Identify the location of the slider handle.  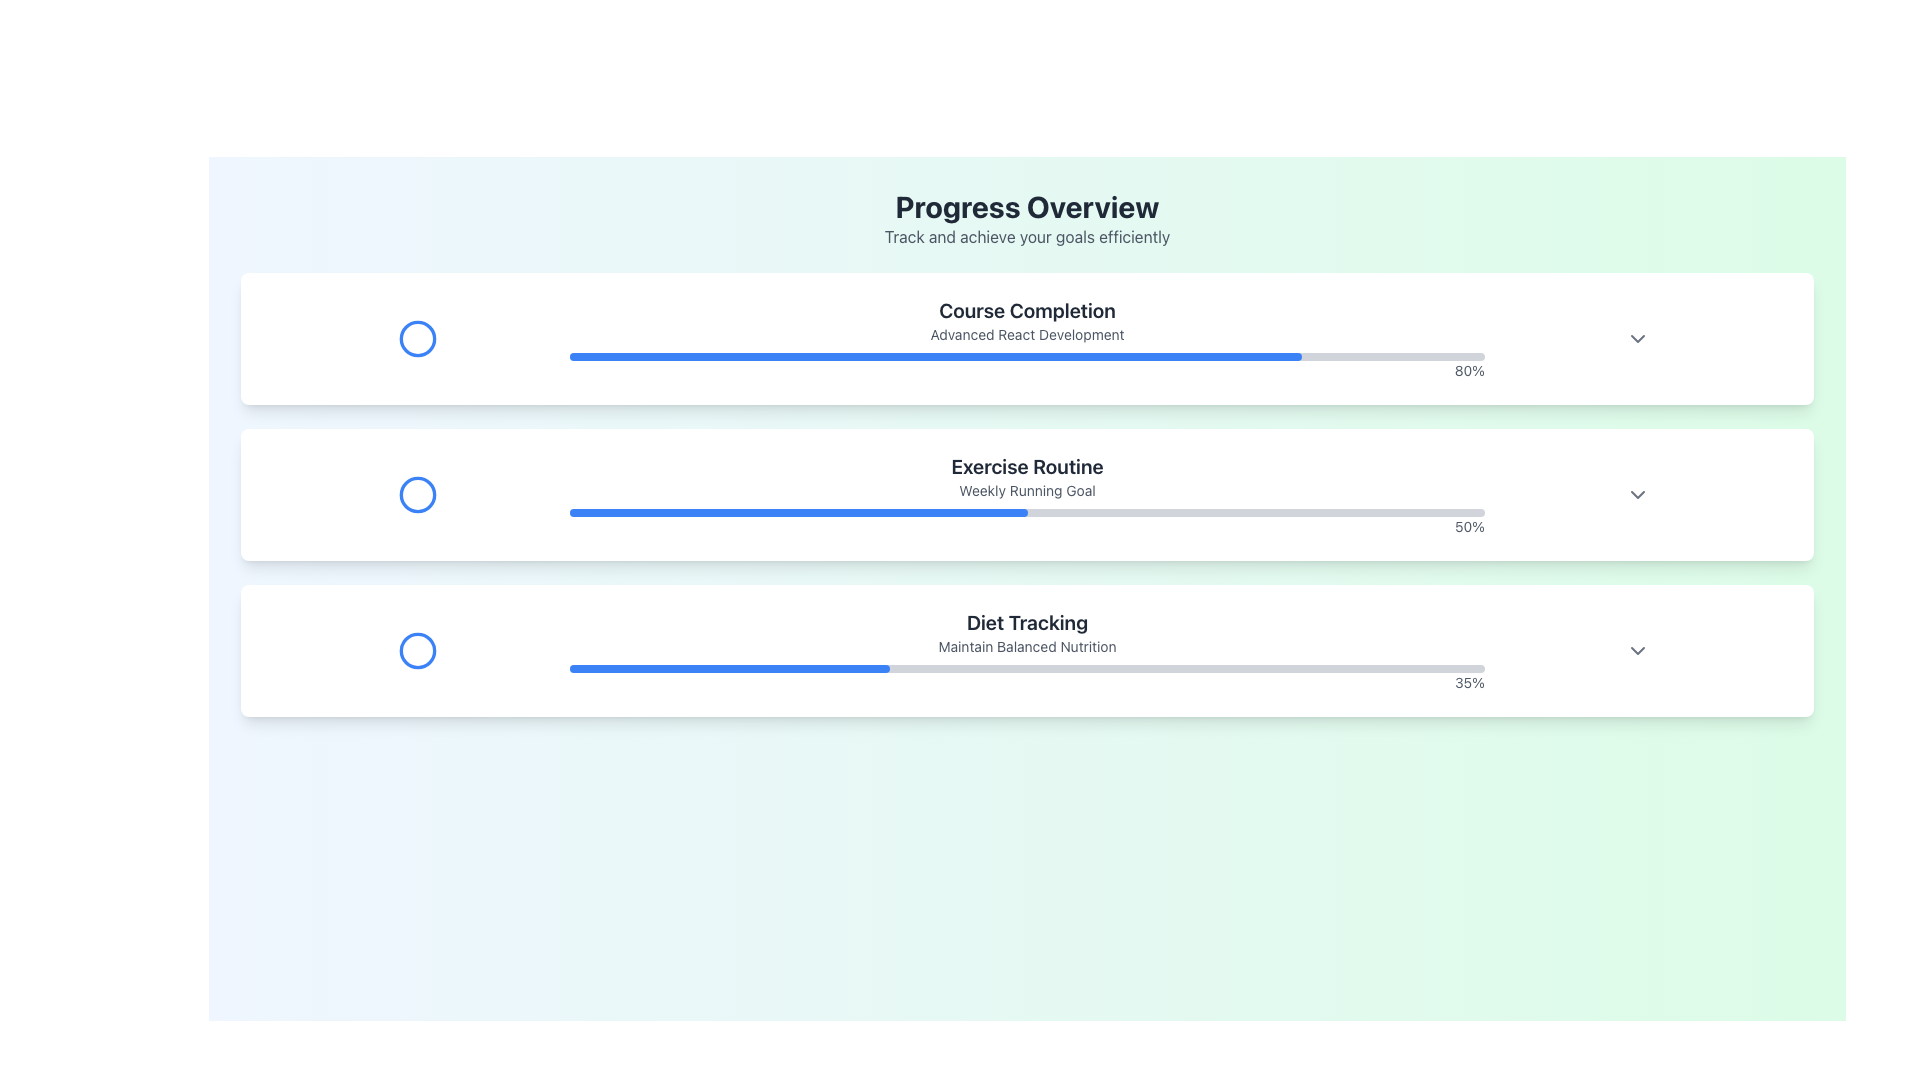
(533, 338).